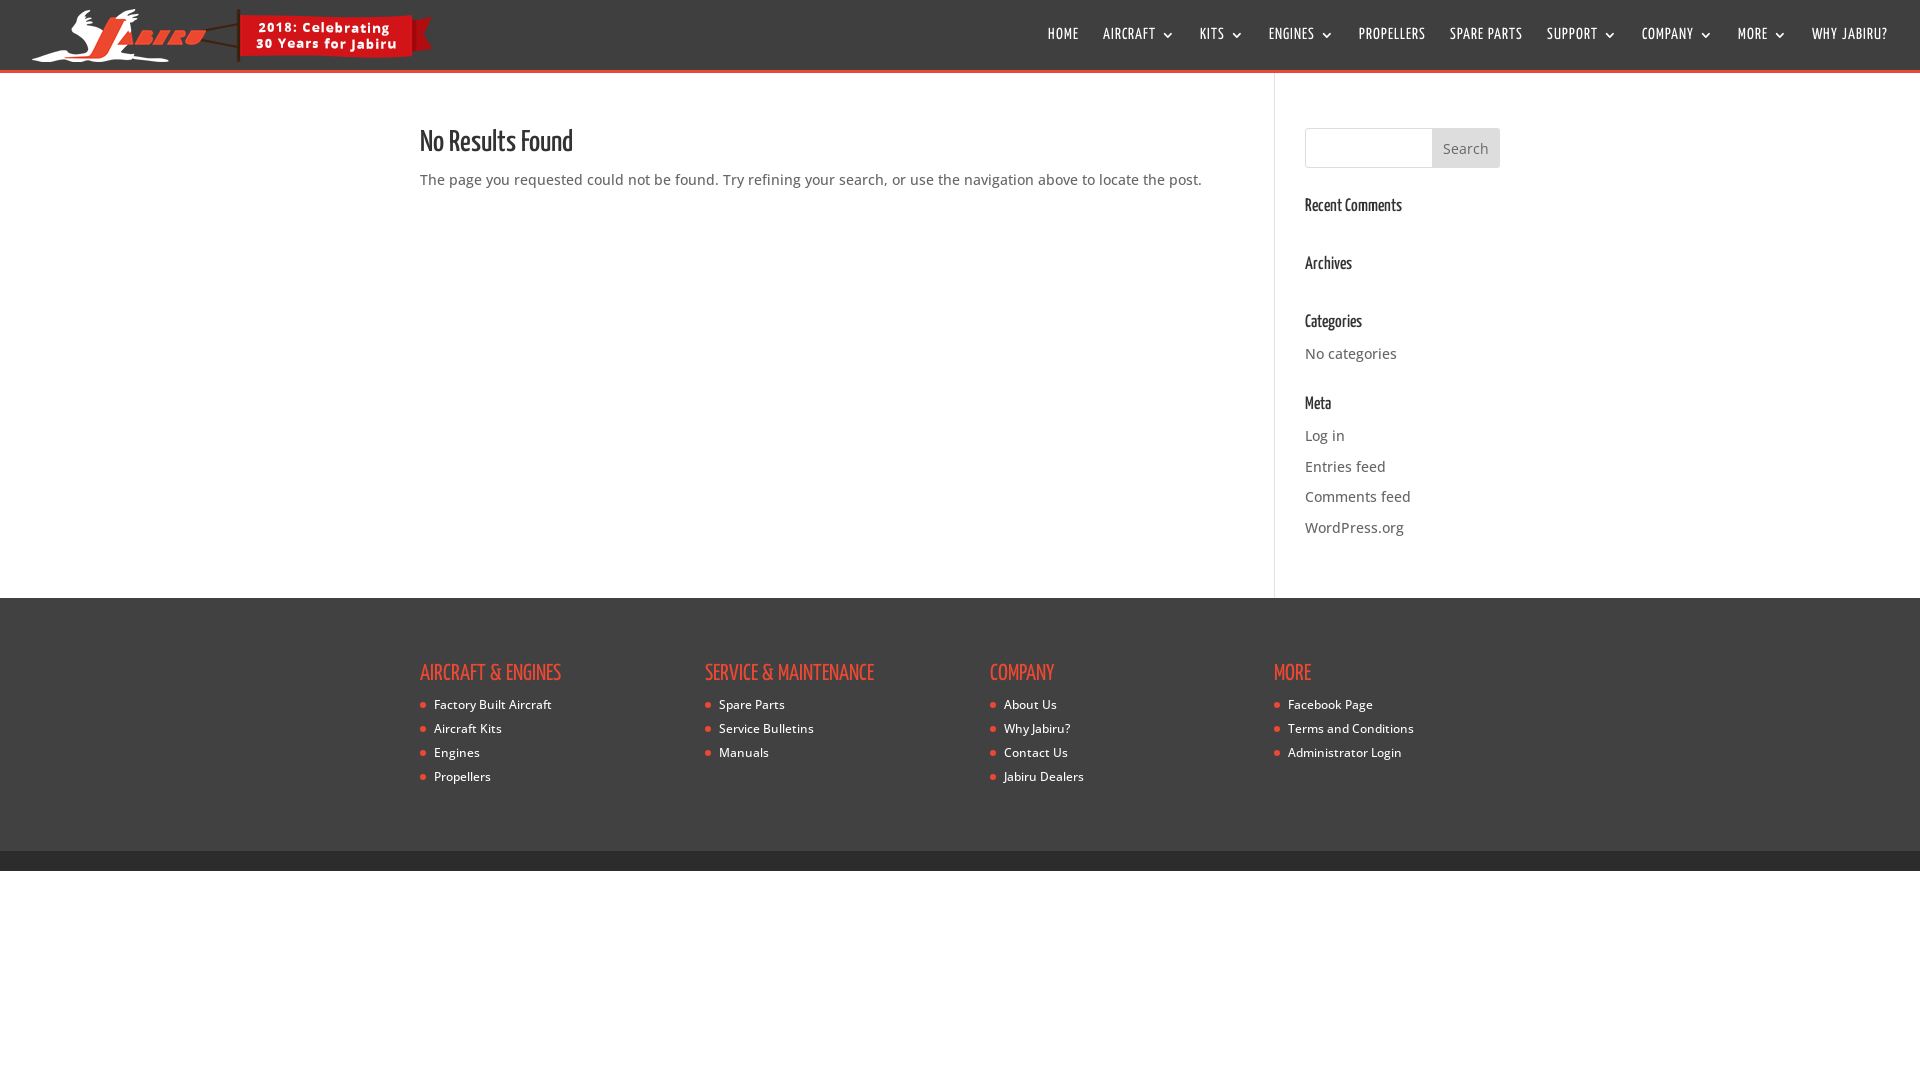  Describe the element at coordinates (455, 752) in the screenshot. I see `'Engines'` at that location.